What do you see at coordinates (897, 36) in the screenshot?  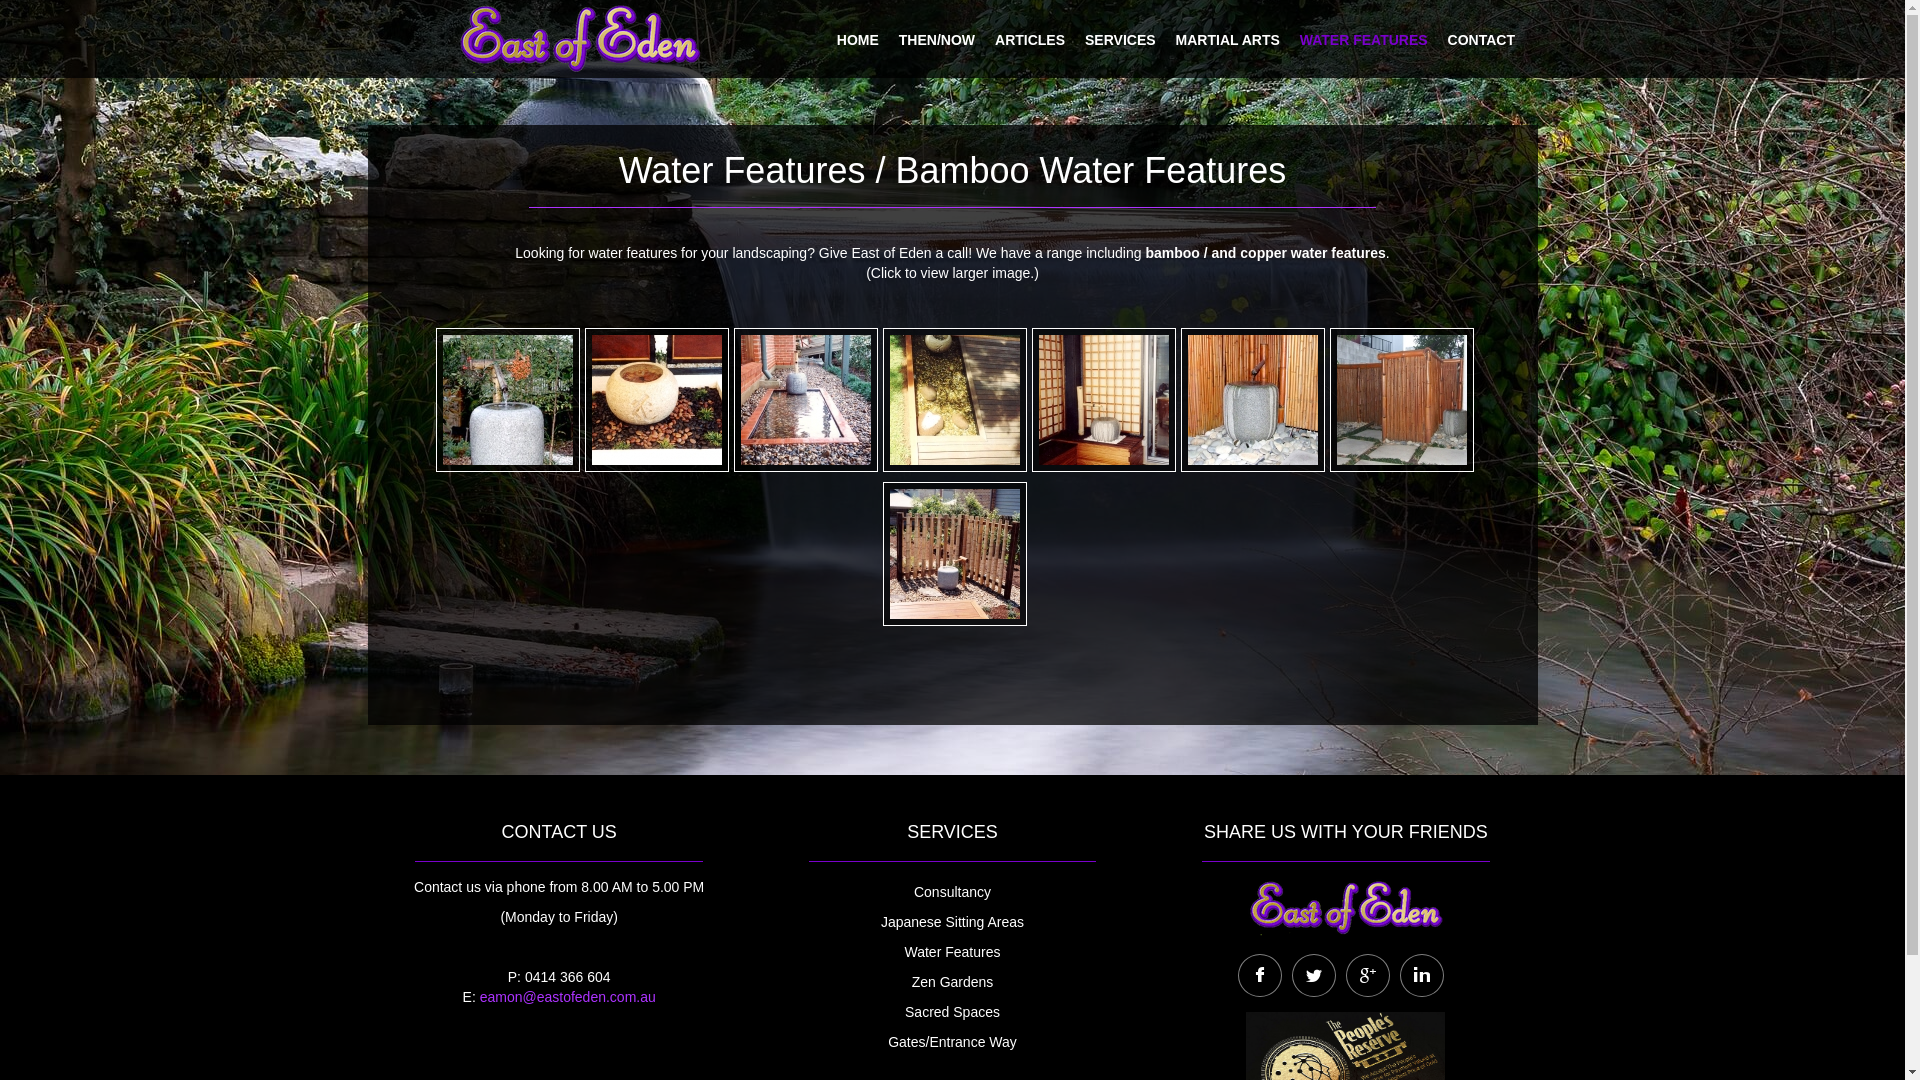 I see `'THEN/NOW'` at bounding box center [897, 36].